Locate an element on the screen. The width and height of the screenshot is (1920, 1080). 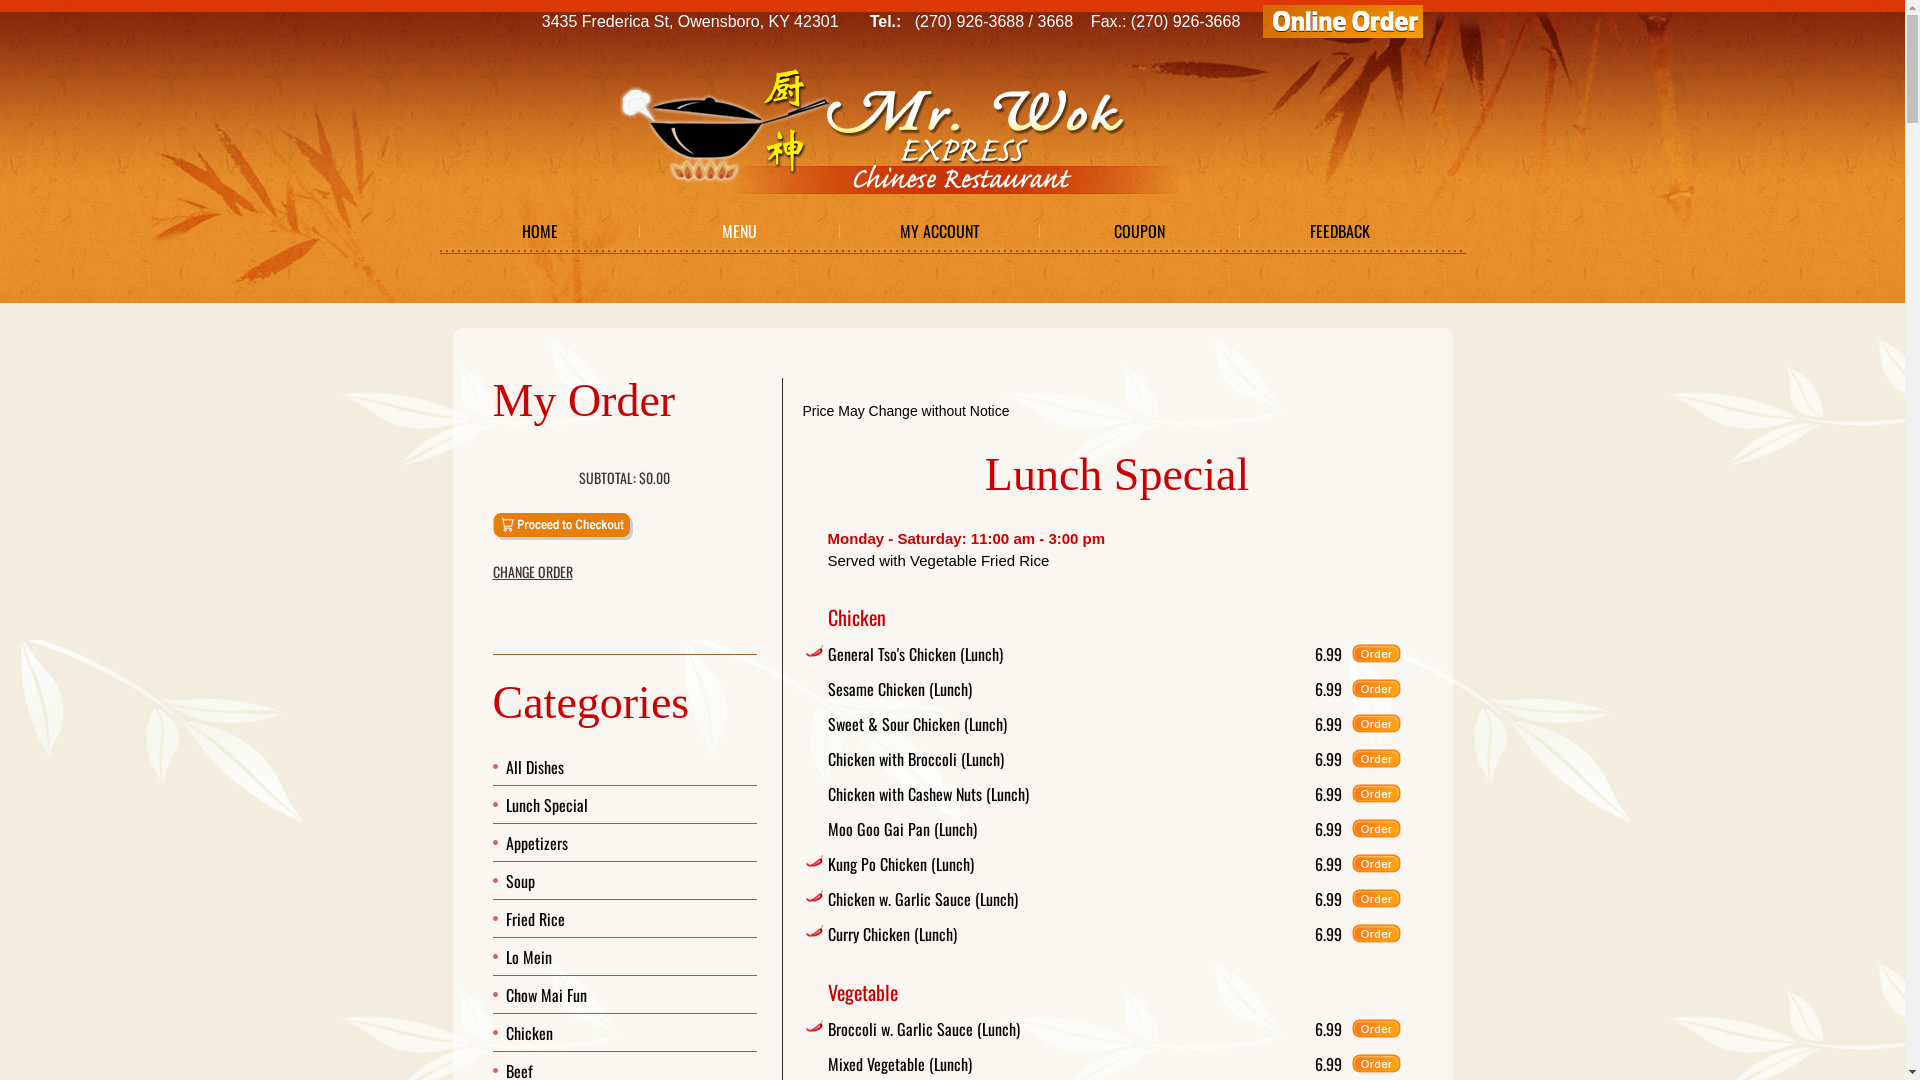
'FEEDBACK' is located at coordinates (1339, 230).